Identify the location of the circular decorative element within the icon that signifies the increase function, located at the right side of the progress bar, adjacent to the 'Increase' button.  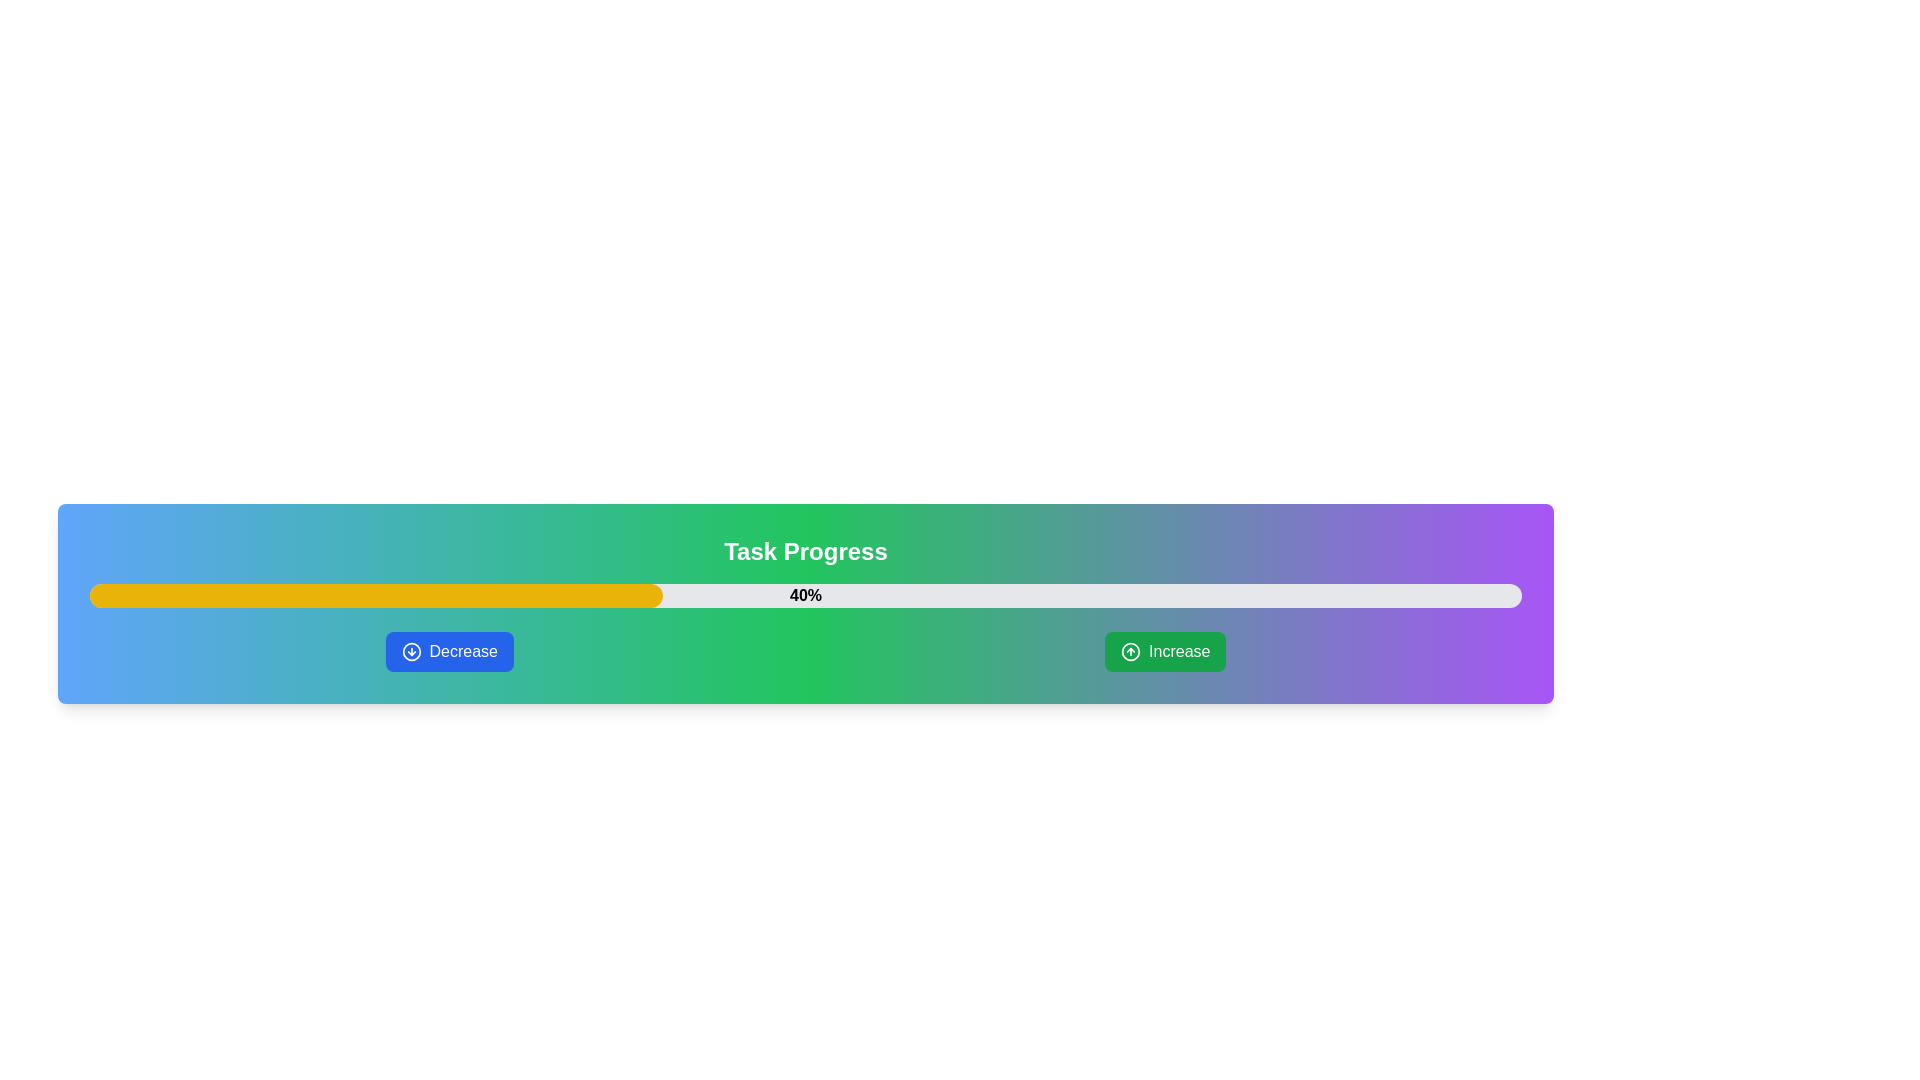
(1131, 651).